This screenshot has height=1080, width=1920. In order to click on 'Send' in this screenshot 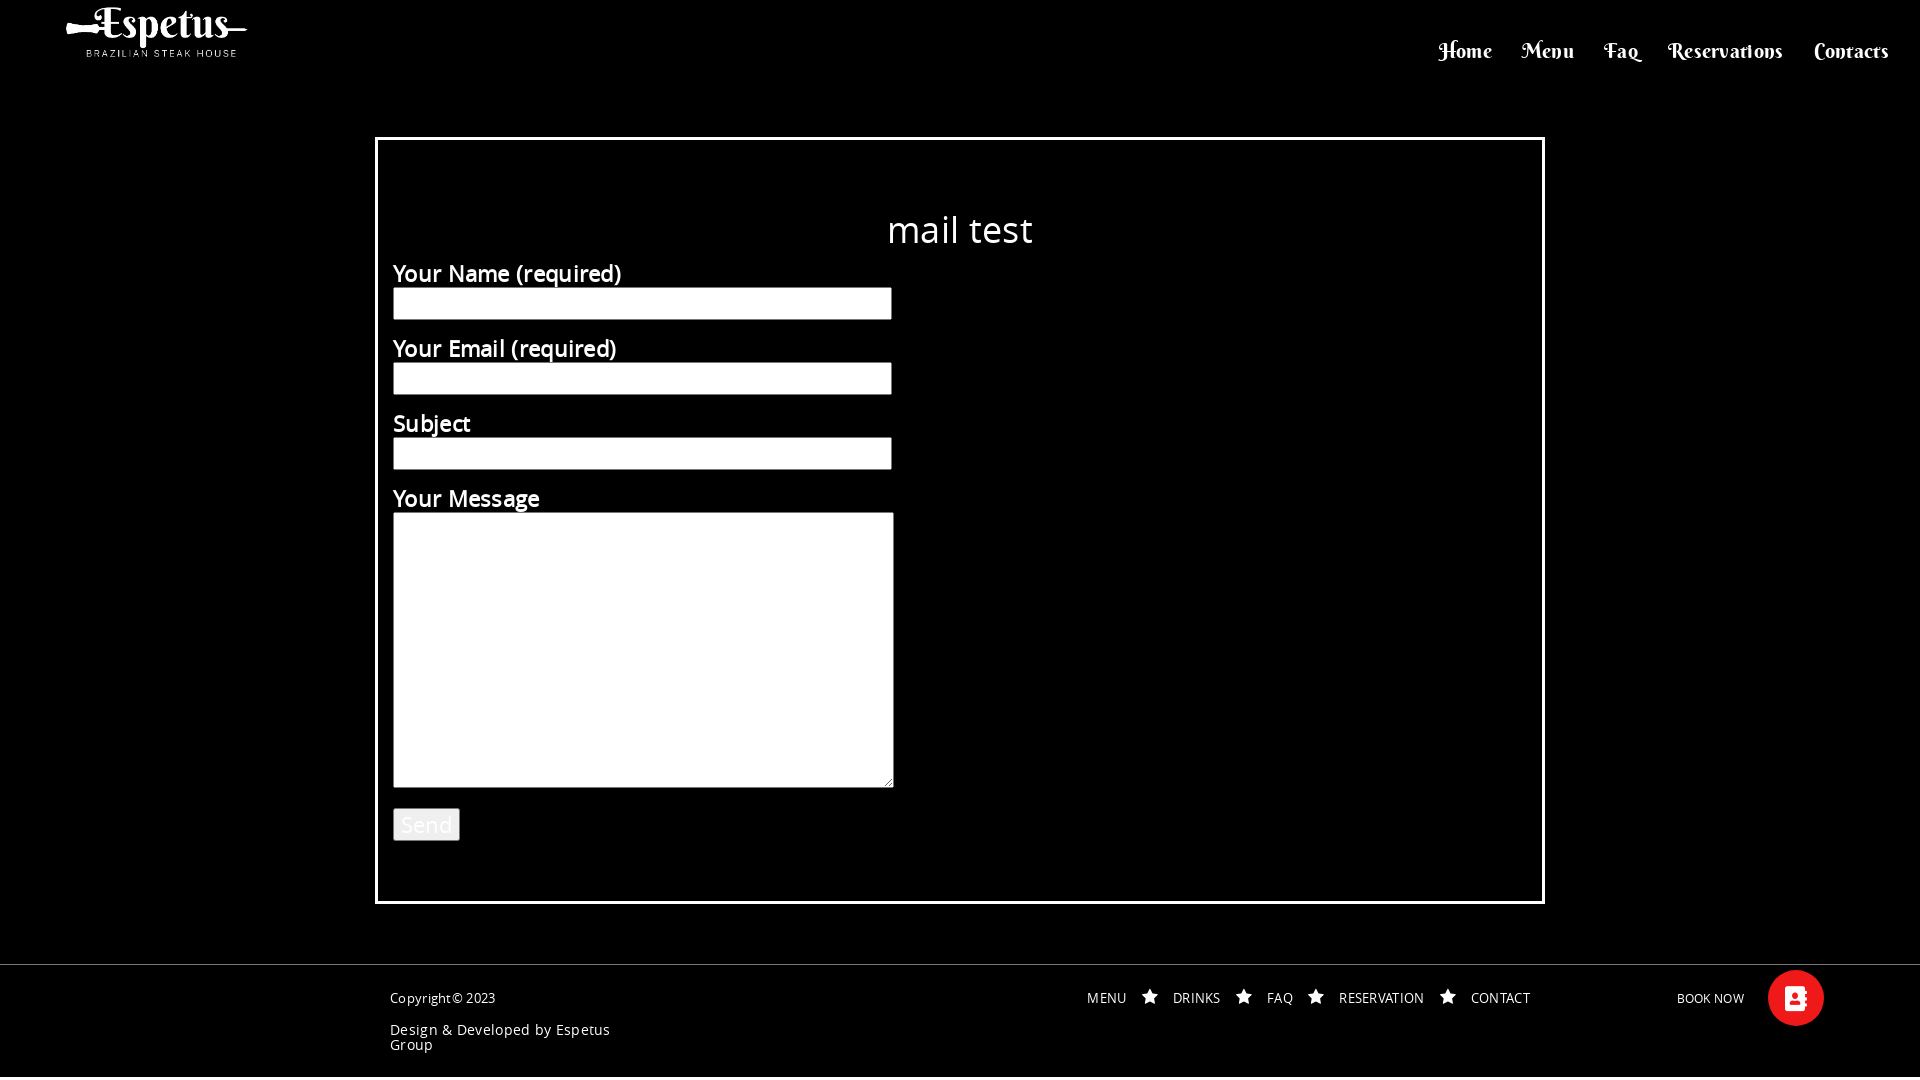, I will do `click(425, 824)`.